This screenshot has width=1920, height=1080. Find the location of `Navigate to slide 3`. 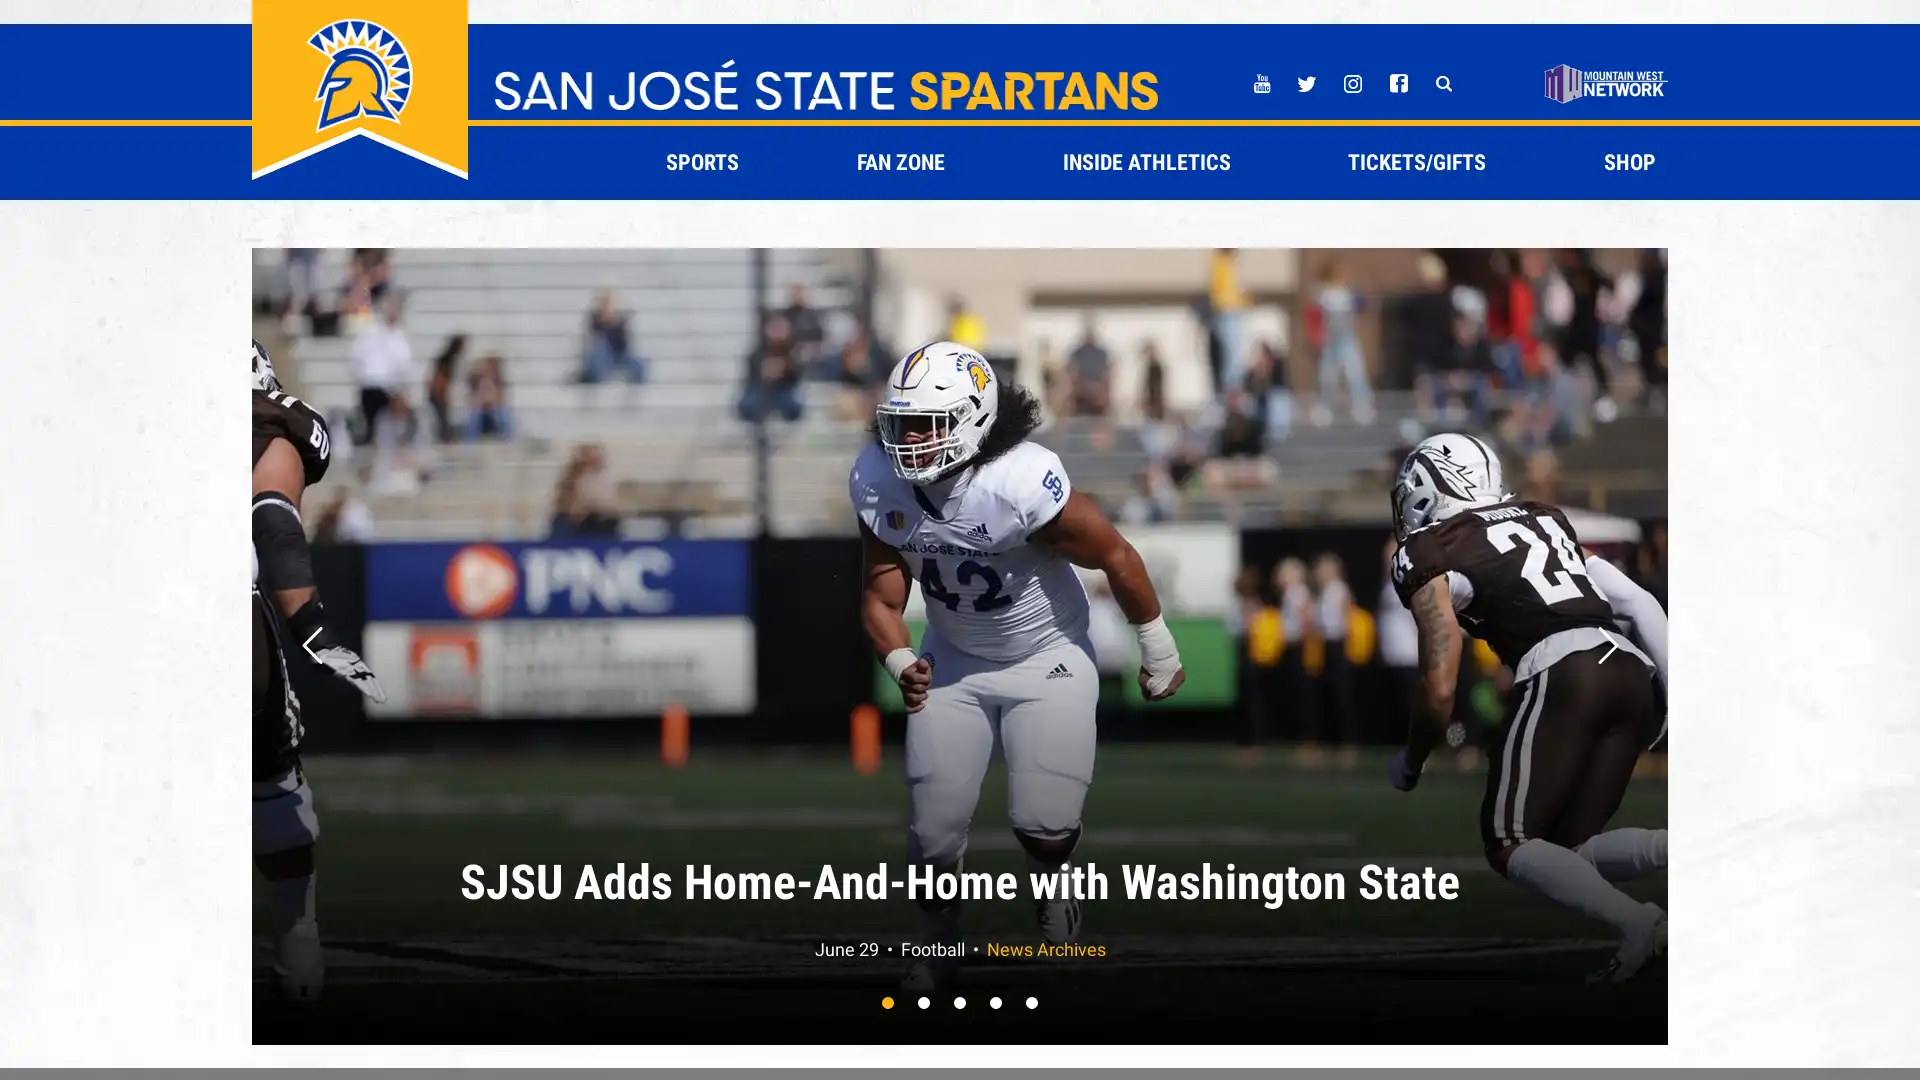

Navigate to slide 3 is located at coordinates (960, 1002).